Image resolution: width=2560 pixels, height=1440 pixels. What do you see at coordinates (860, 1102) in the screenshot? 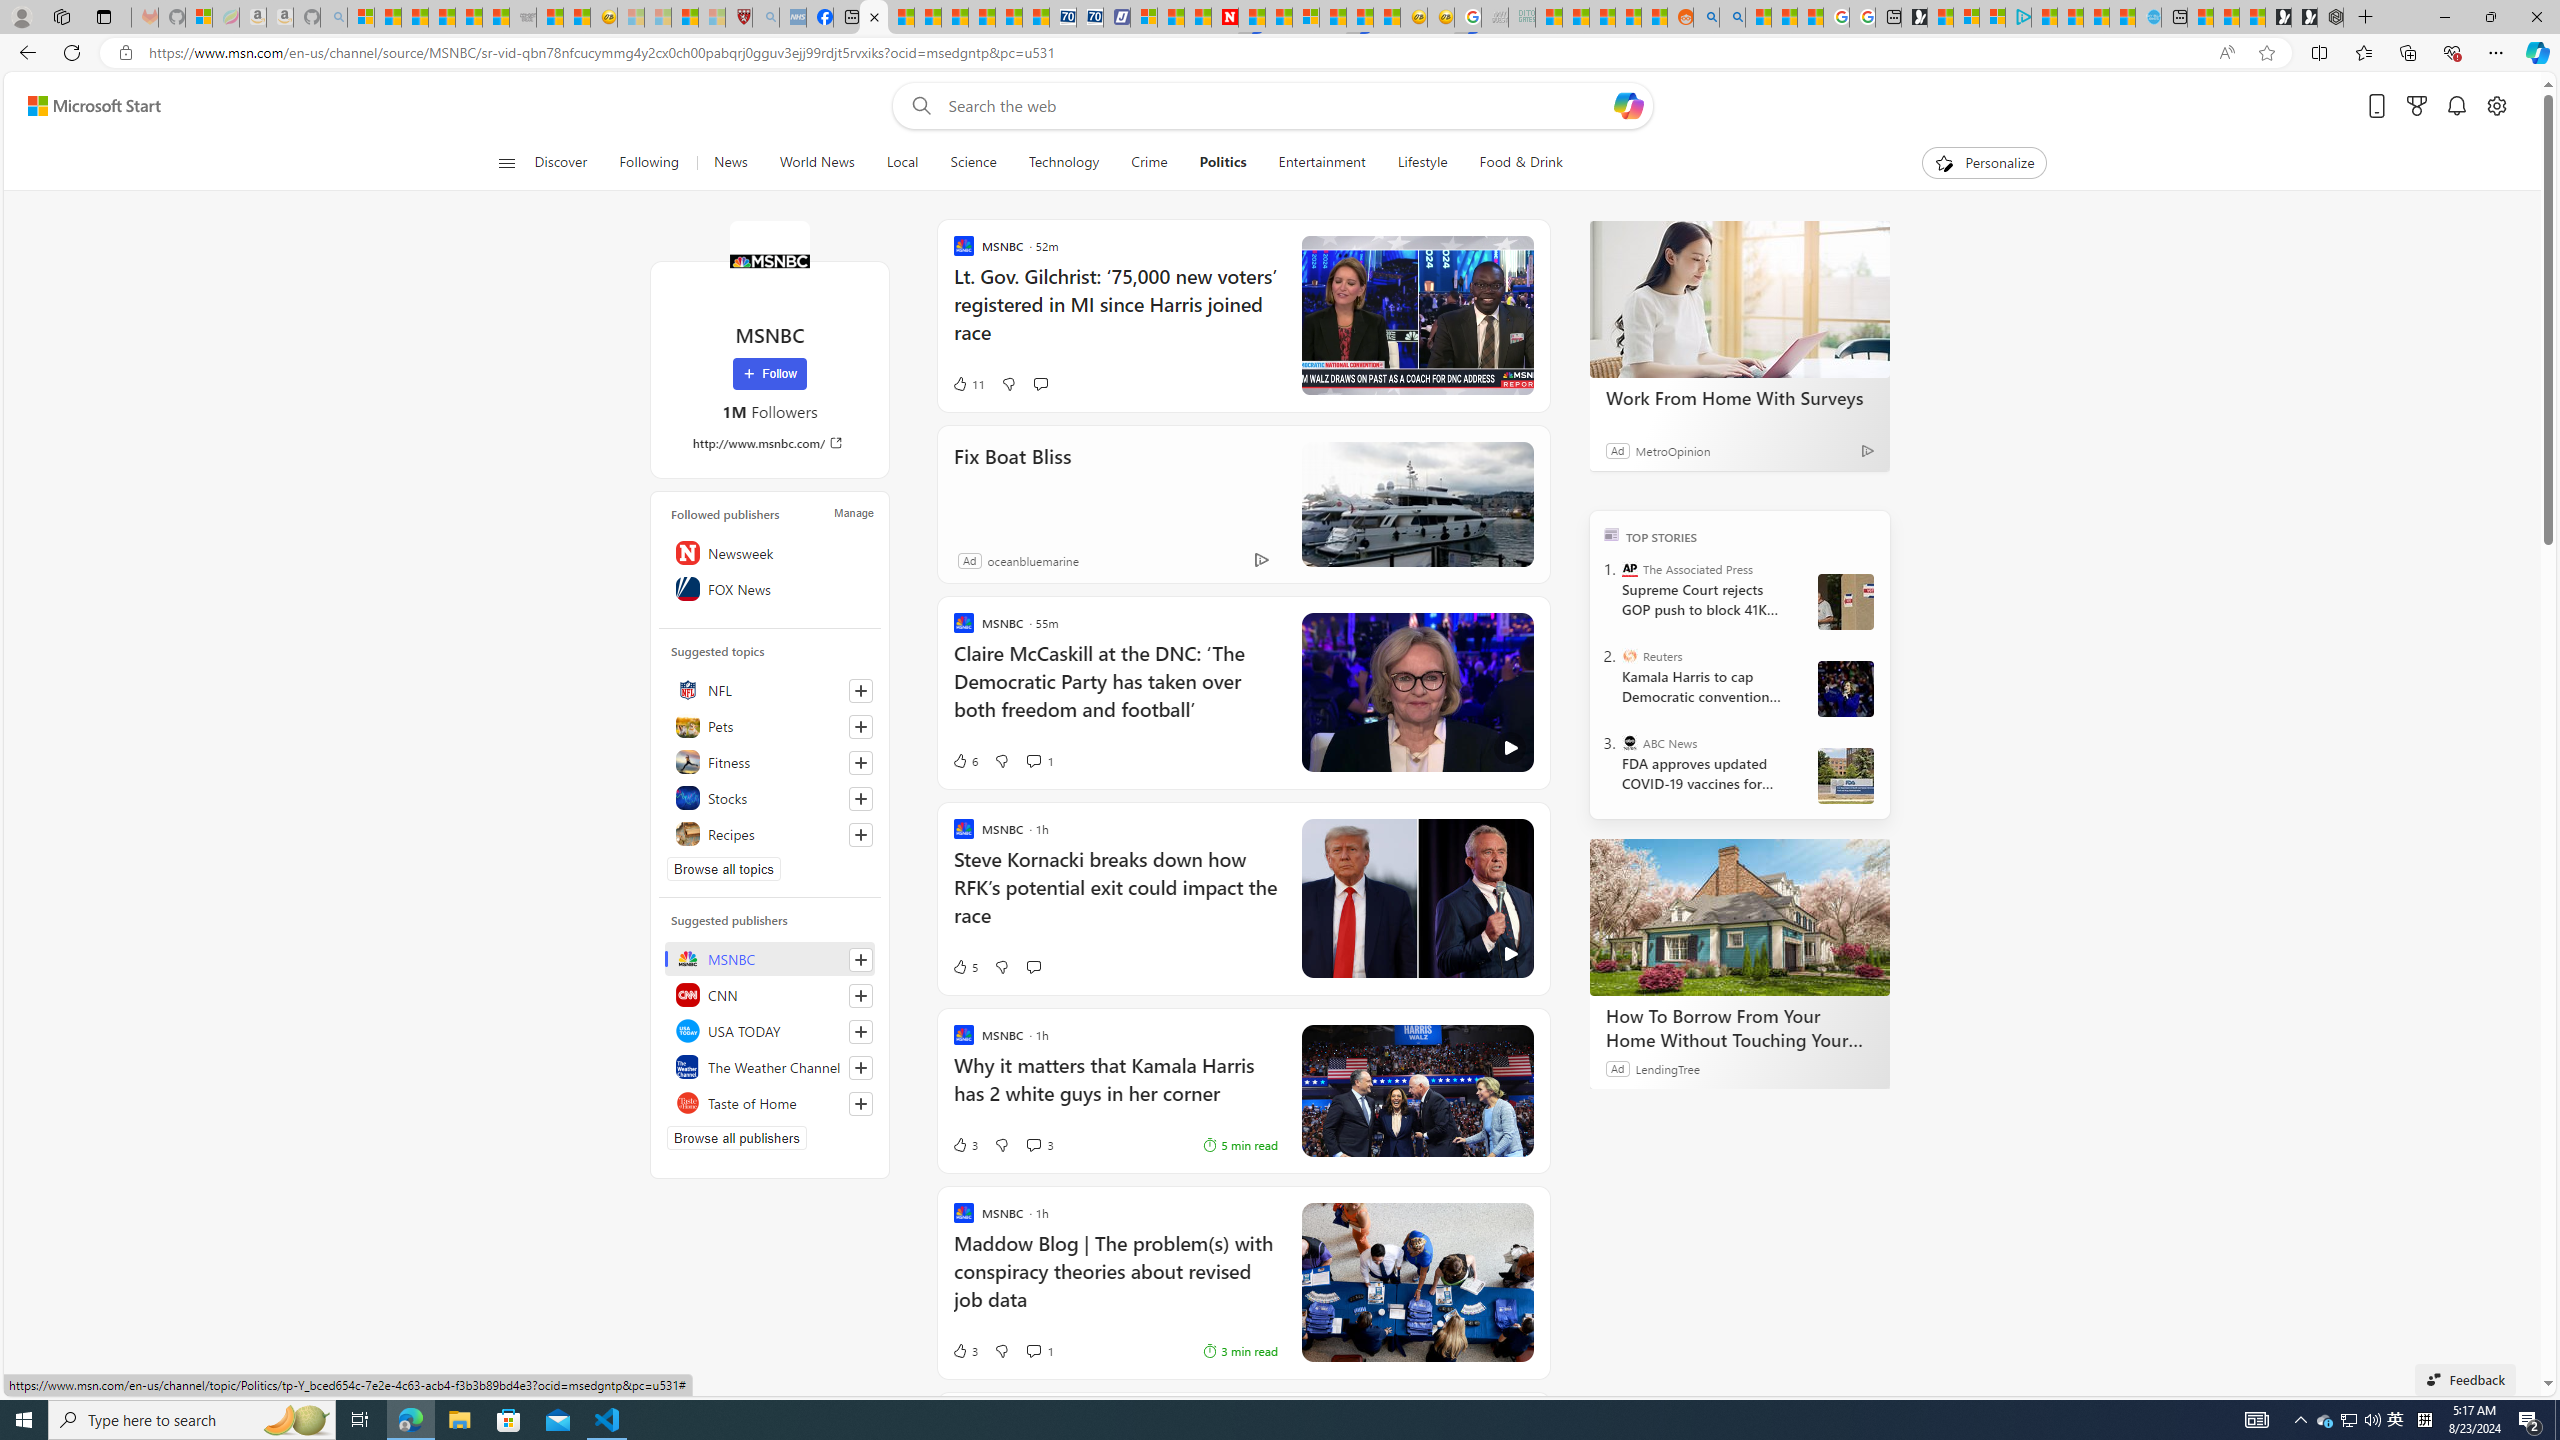
I see `'Follow this source'` at bounding box center [860, 1102].